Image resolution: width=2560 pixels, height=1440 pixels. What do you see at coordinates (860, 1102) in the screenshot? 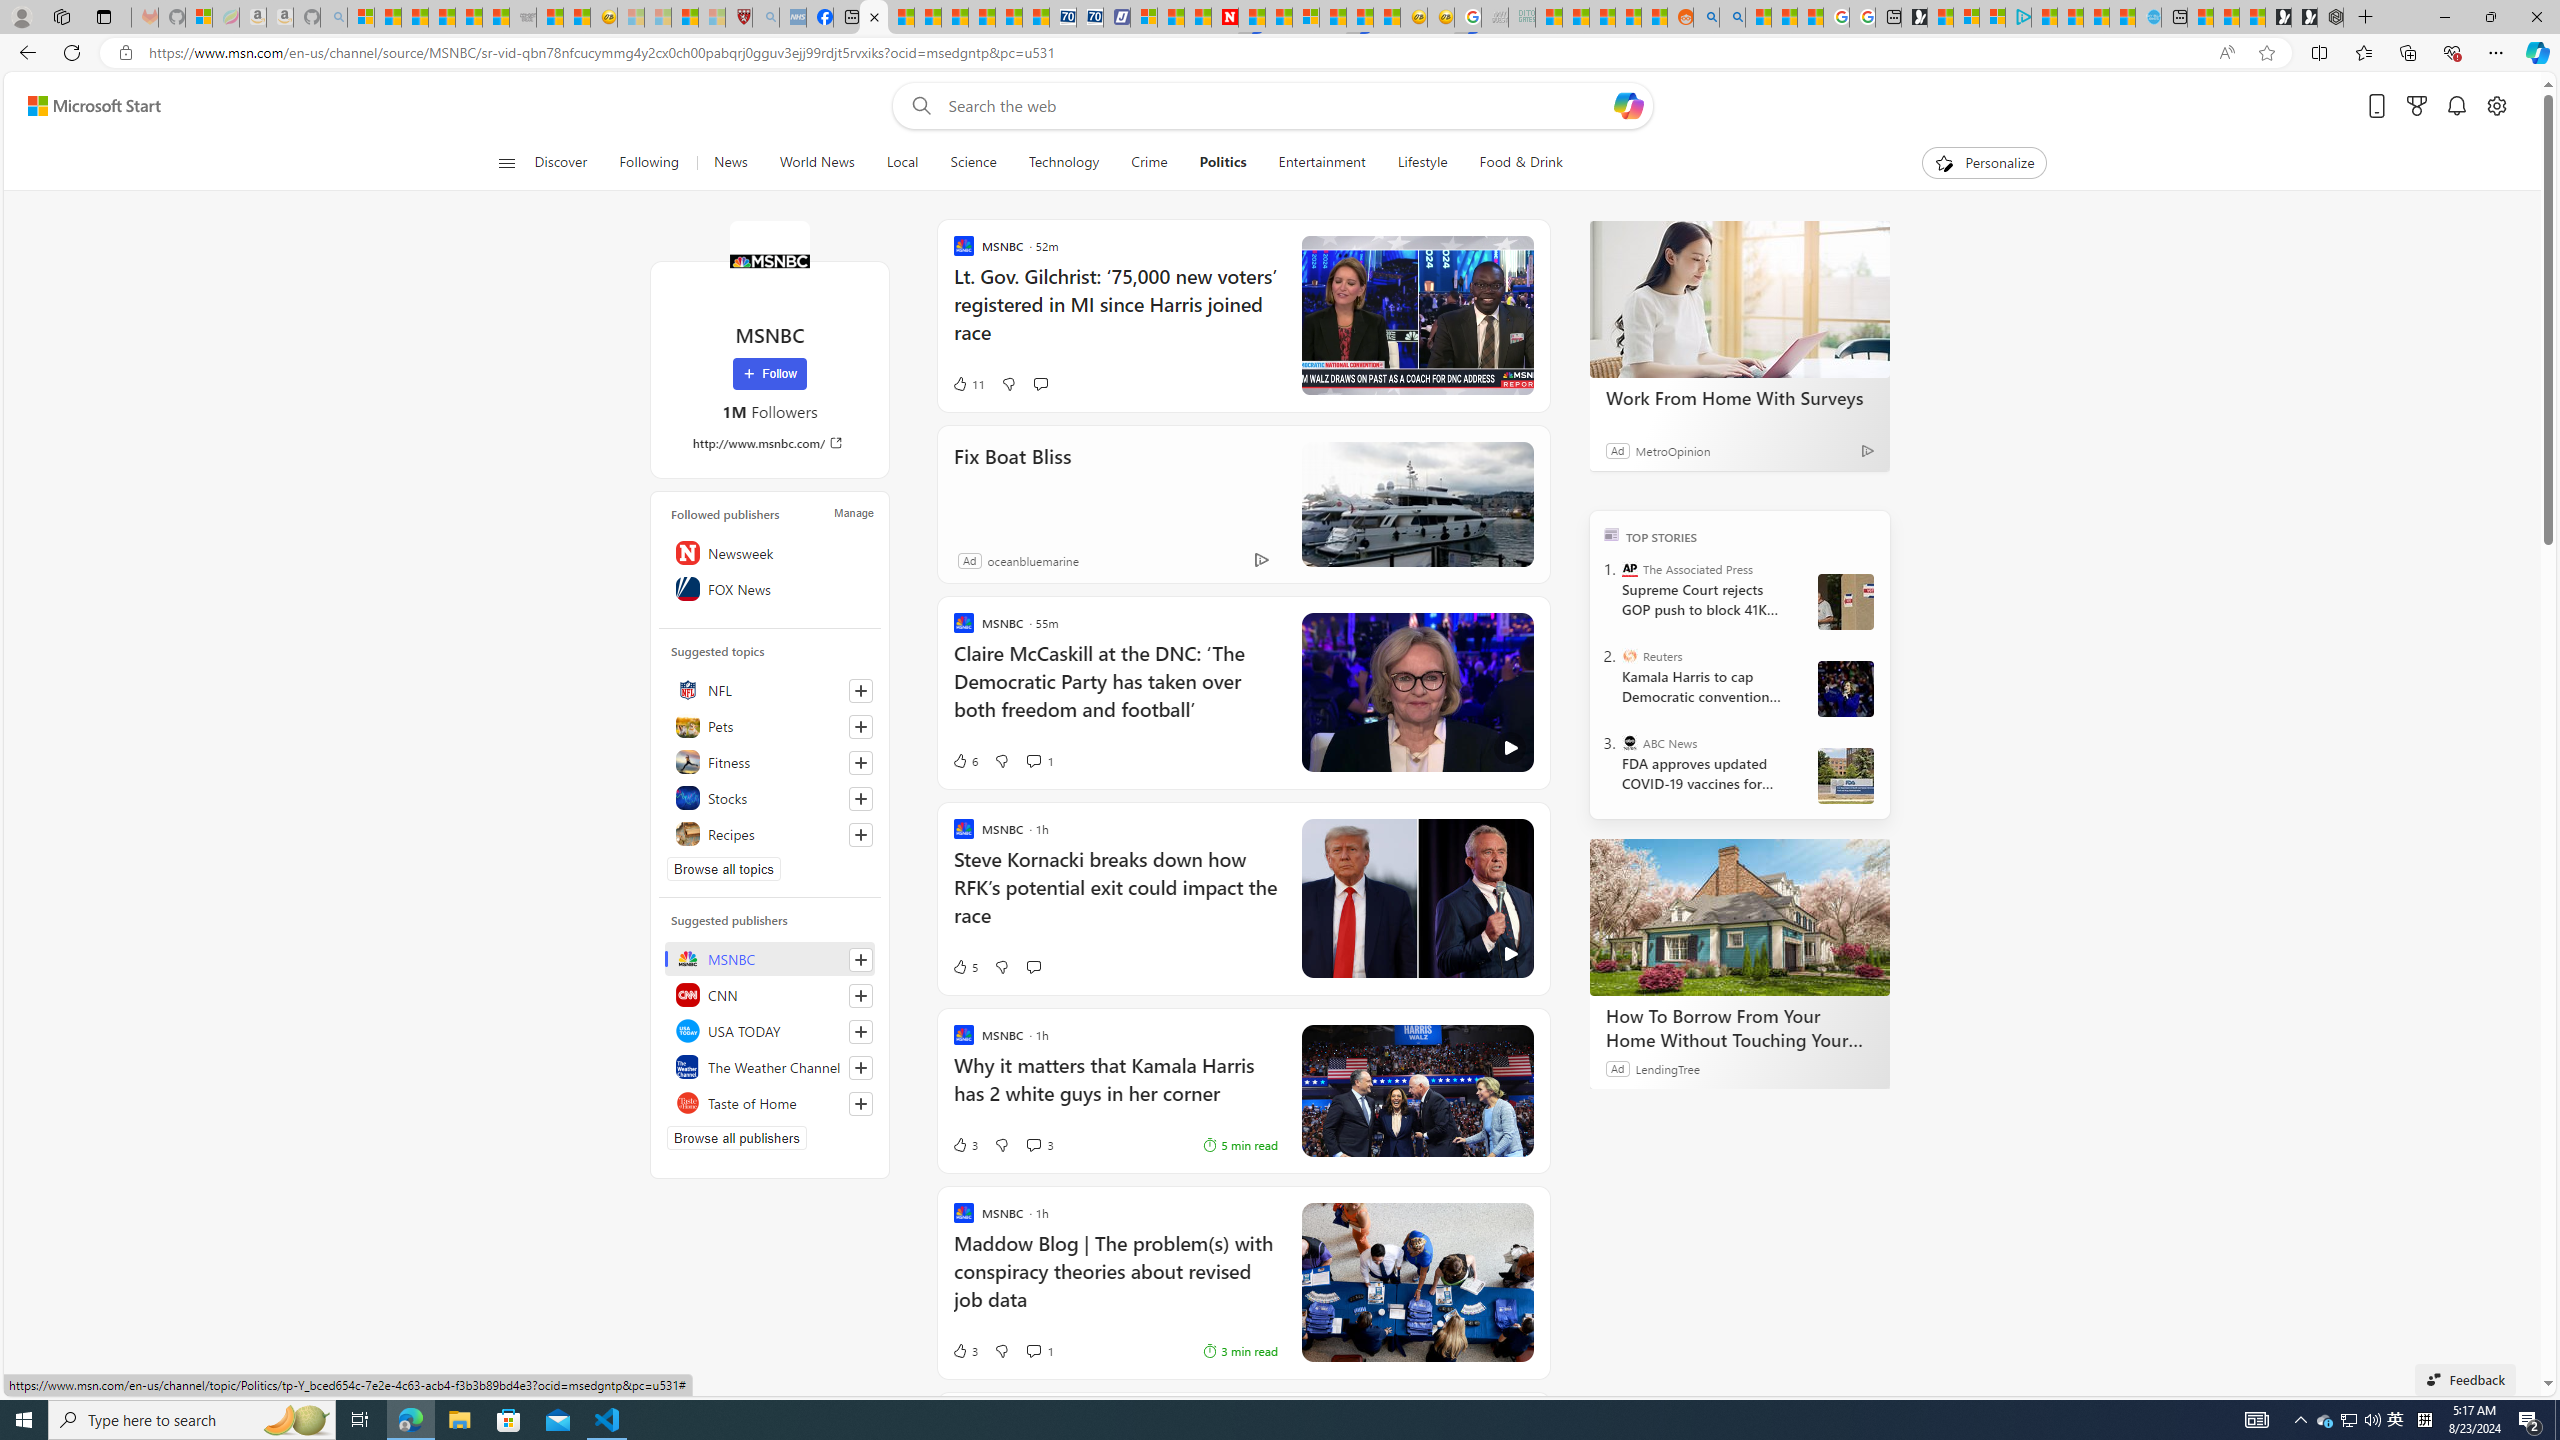
I see `'Follow this source'` at bounding box center [860, 1102].